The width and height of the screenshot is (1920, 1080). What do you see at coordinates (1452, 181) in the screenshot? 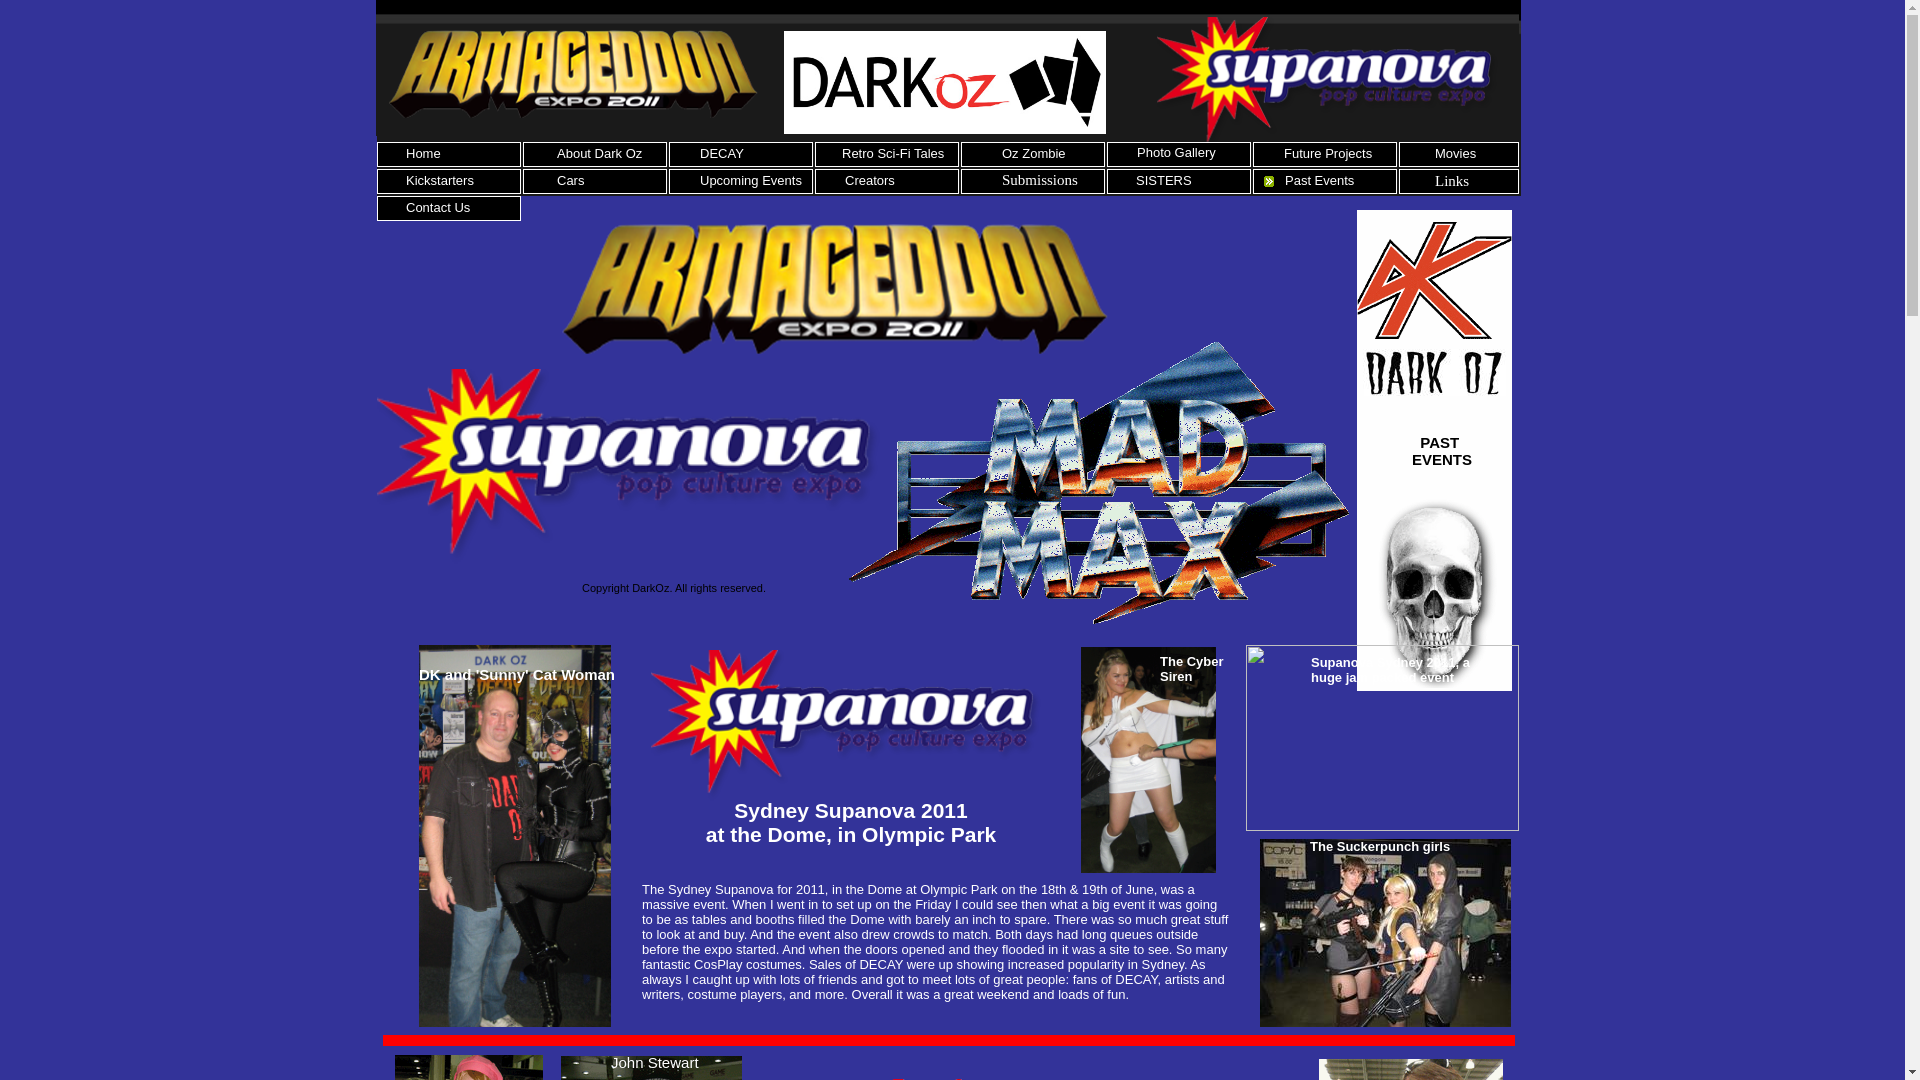
I see `'Links'` at bounding box center [1452, 181].